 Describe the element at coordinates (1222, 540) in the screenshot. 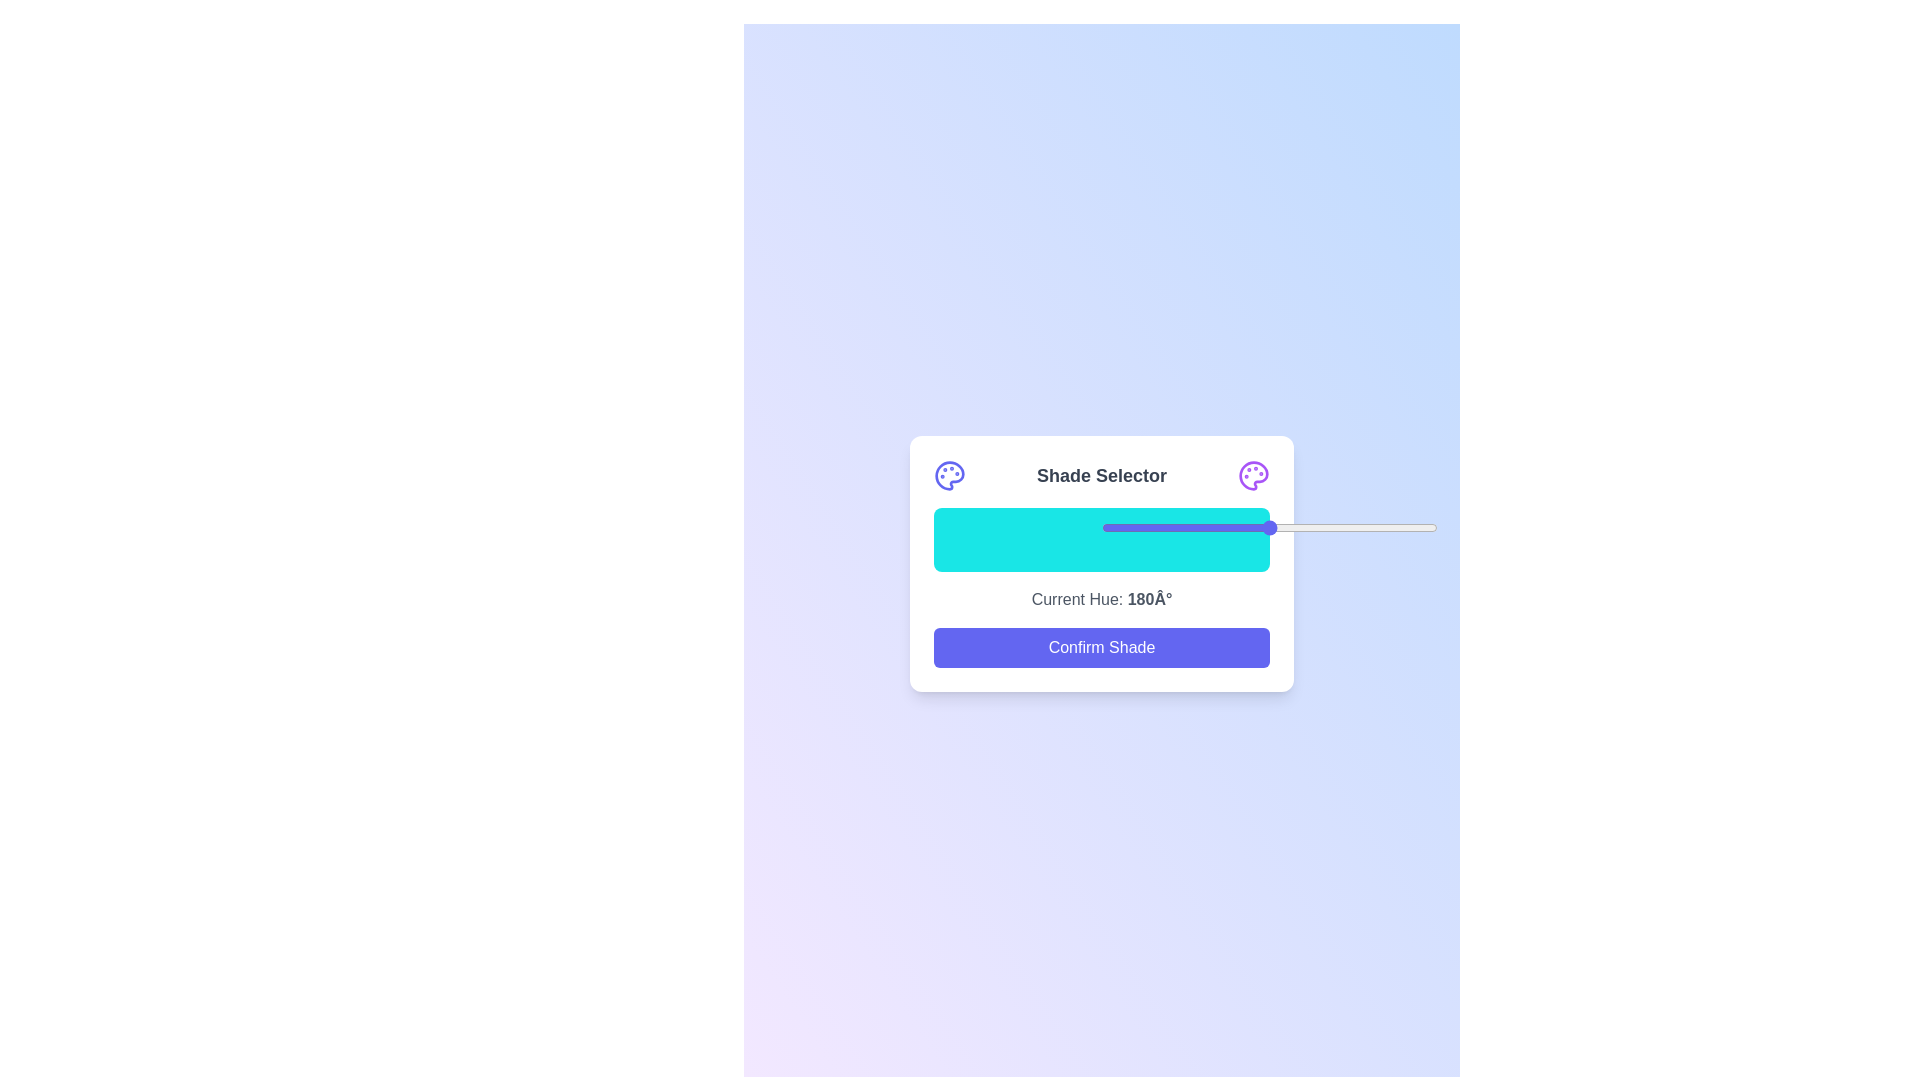

I see `the shade slider to 86 to observe the corresponding color` at that location.